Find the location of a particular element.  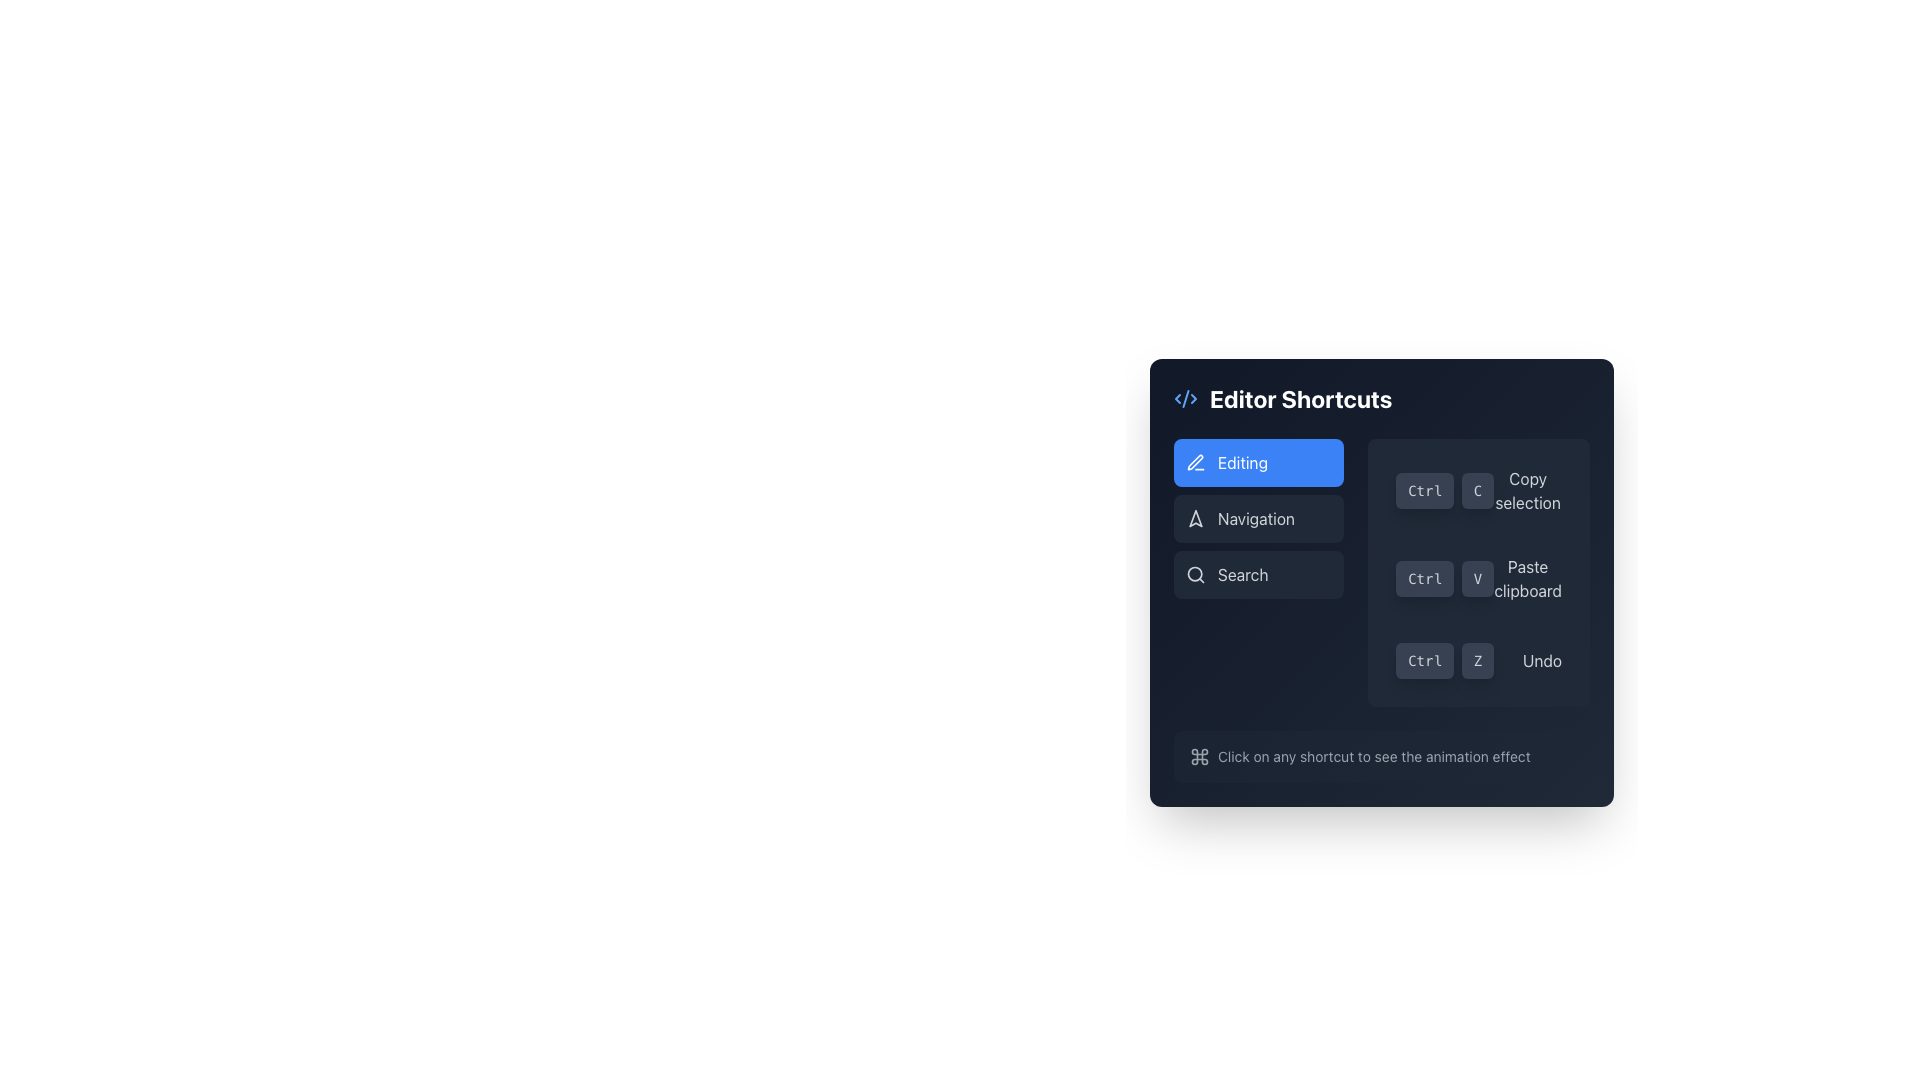

the 'Editing' label text within the blue rounded rectangle in the 'Editor Shortcuts' section is located at coordinates (1242, 462).